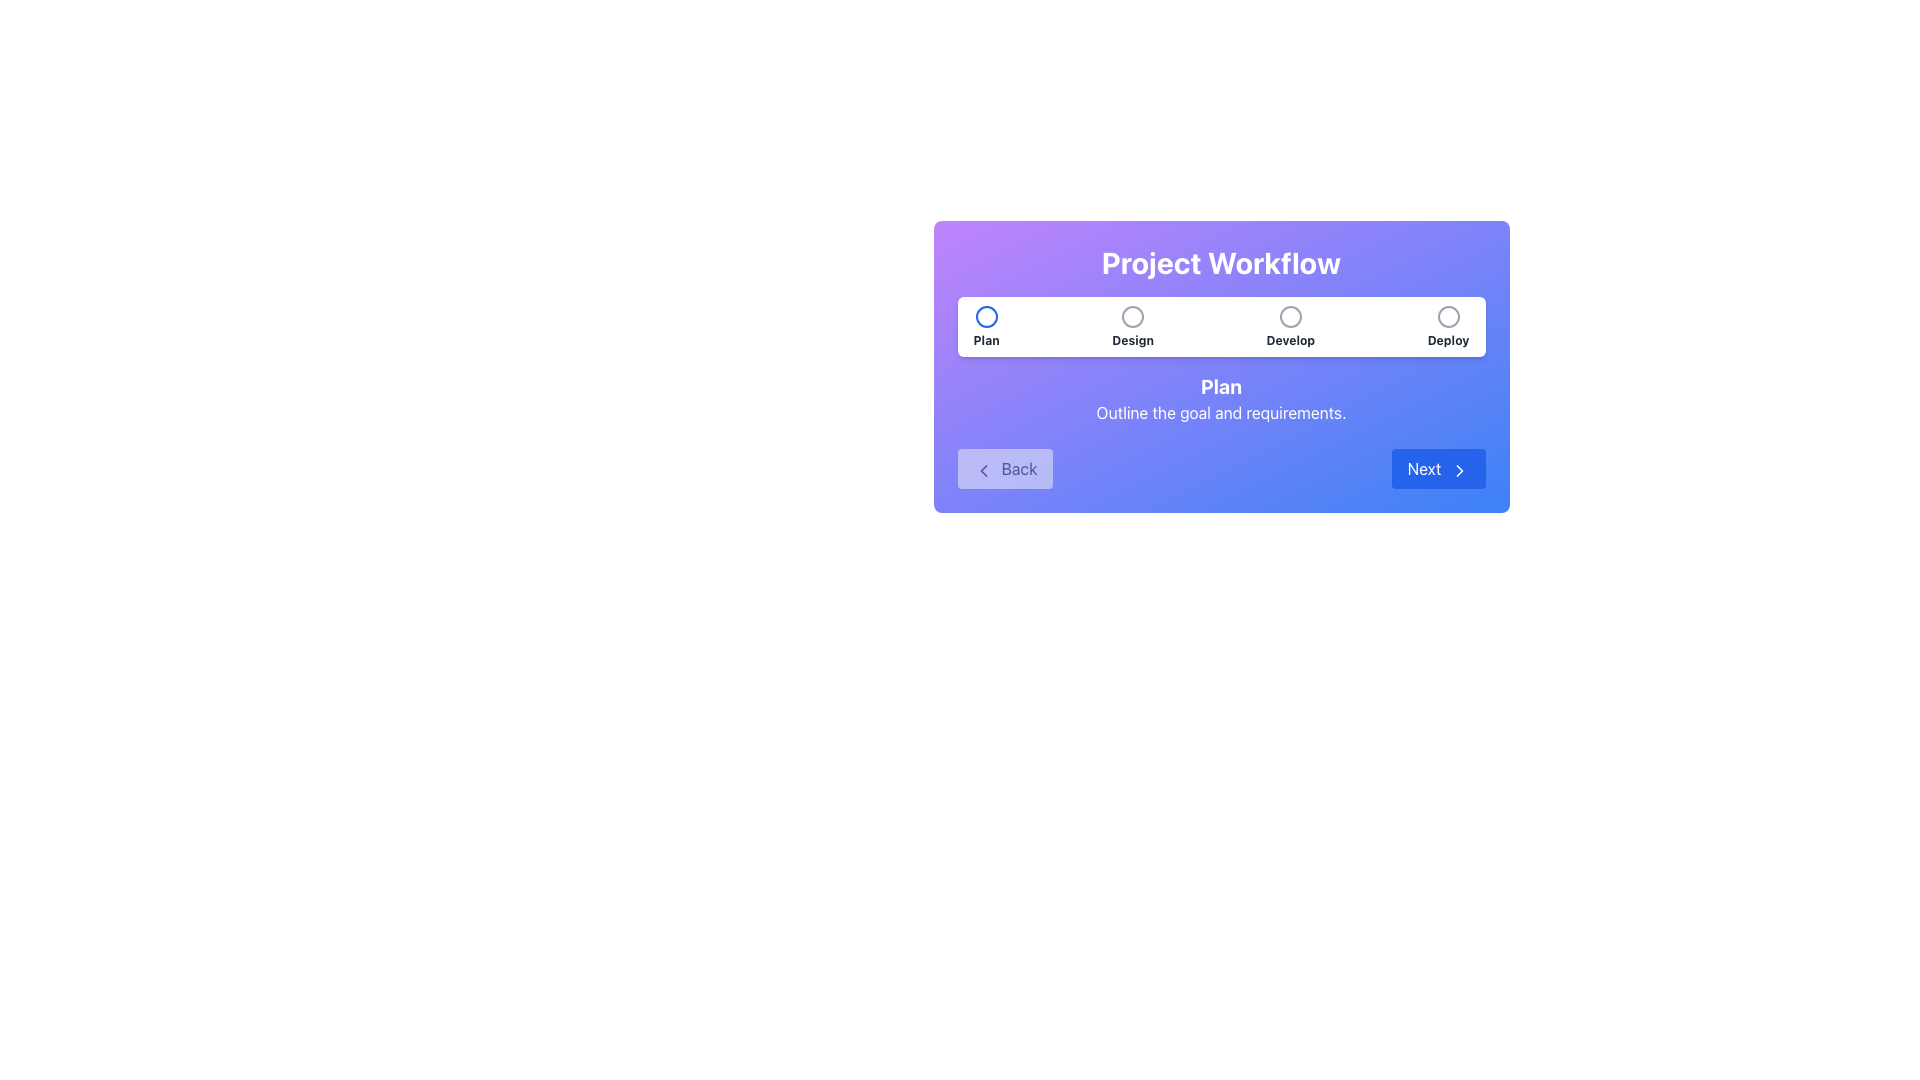  What do you see at coordinates (1448, 315) in the screenshot?
I see `the Circle icon that represents the 'Deploy' step in the workflow, located to the right of 'Develop'` at bounding box center [1448, 315].